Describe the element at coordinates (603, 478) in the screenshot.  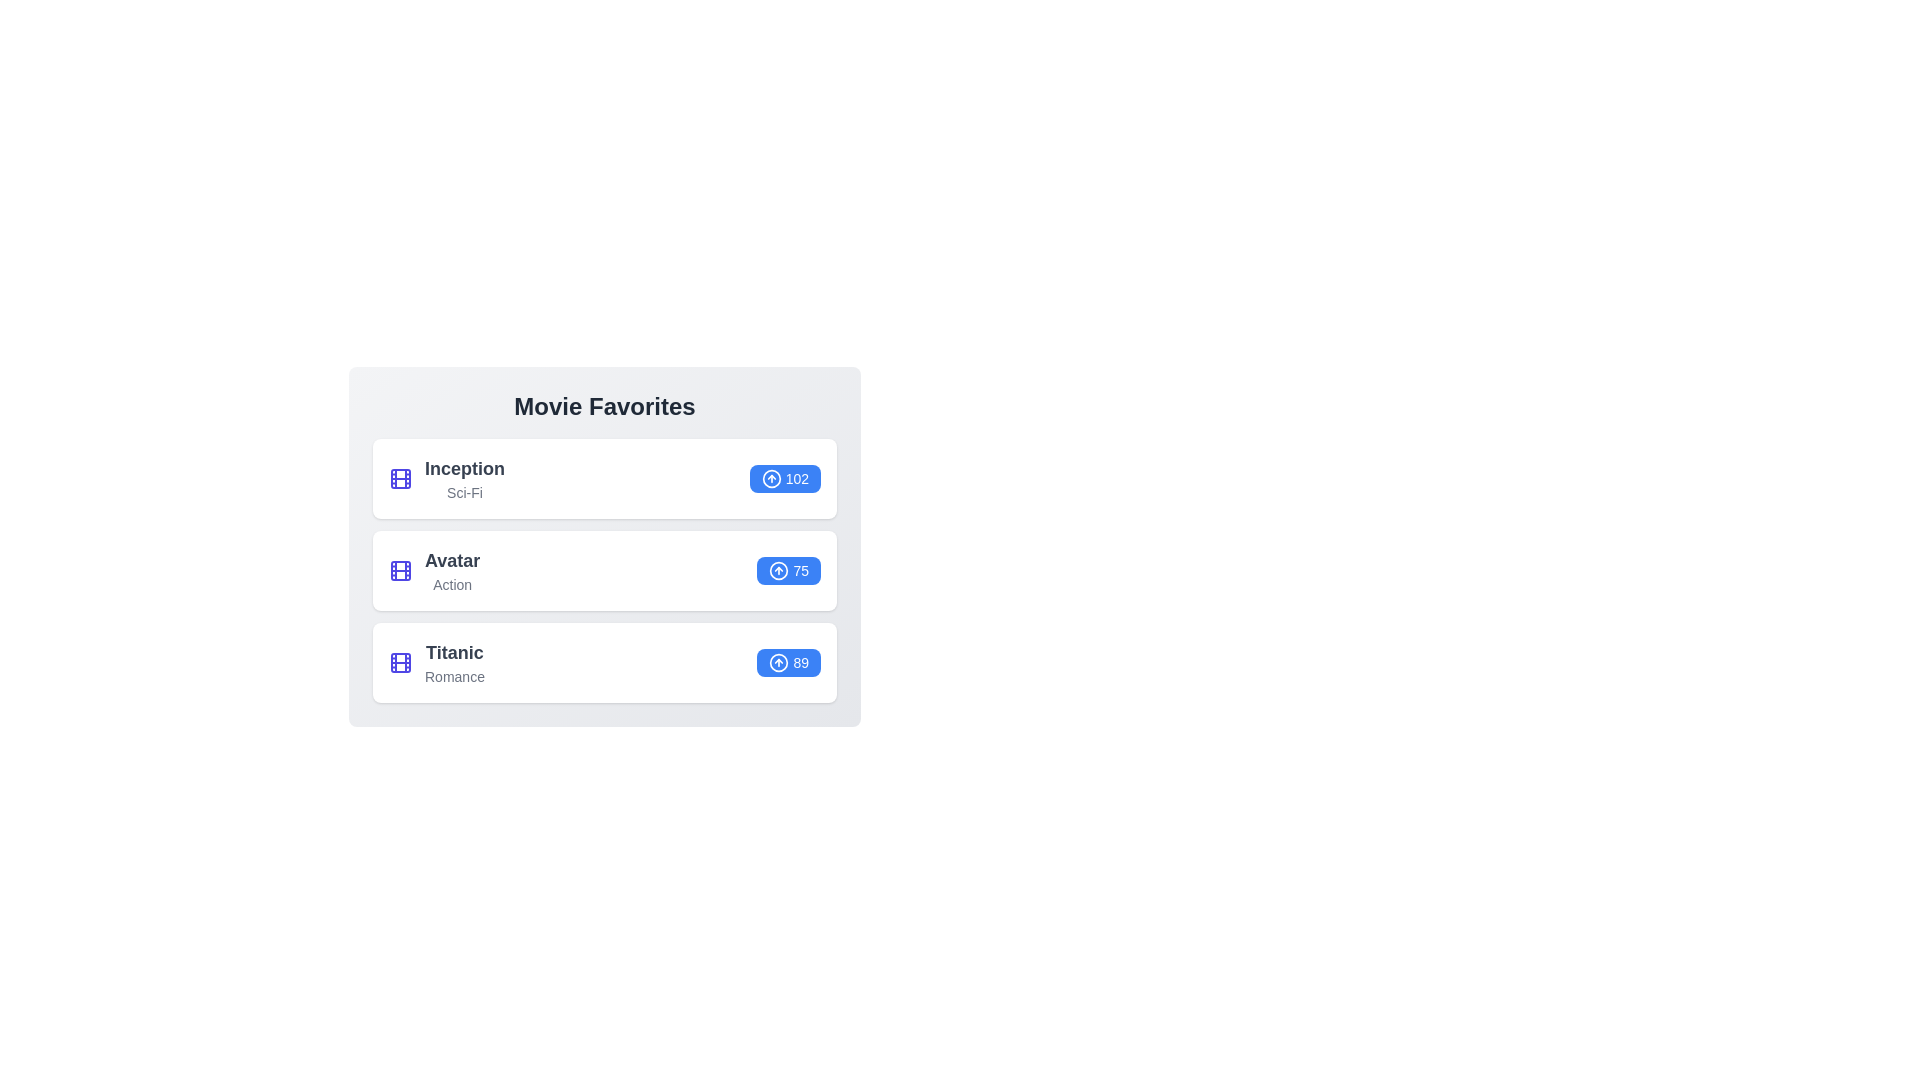
I see `the list item corresponding to Inception` at that location.